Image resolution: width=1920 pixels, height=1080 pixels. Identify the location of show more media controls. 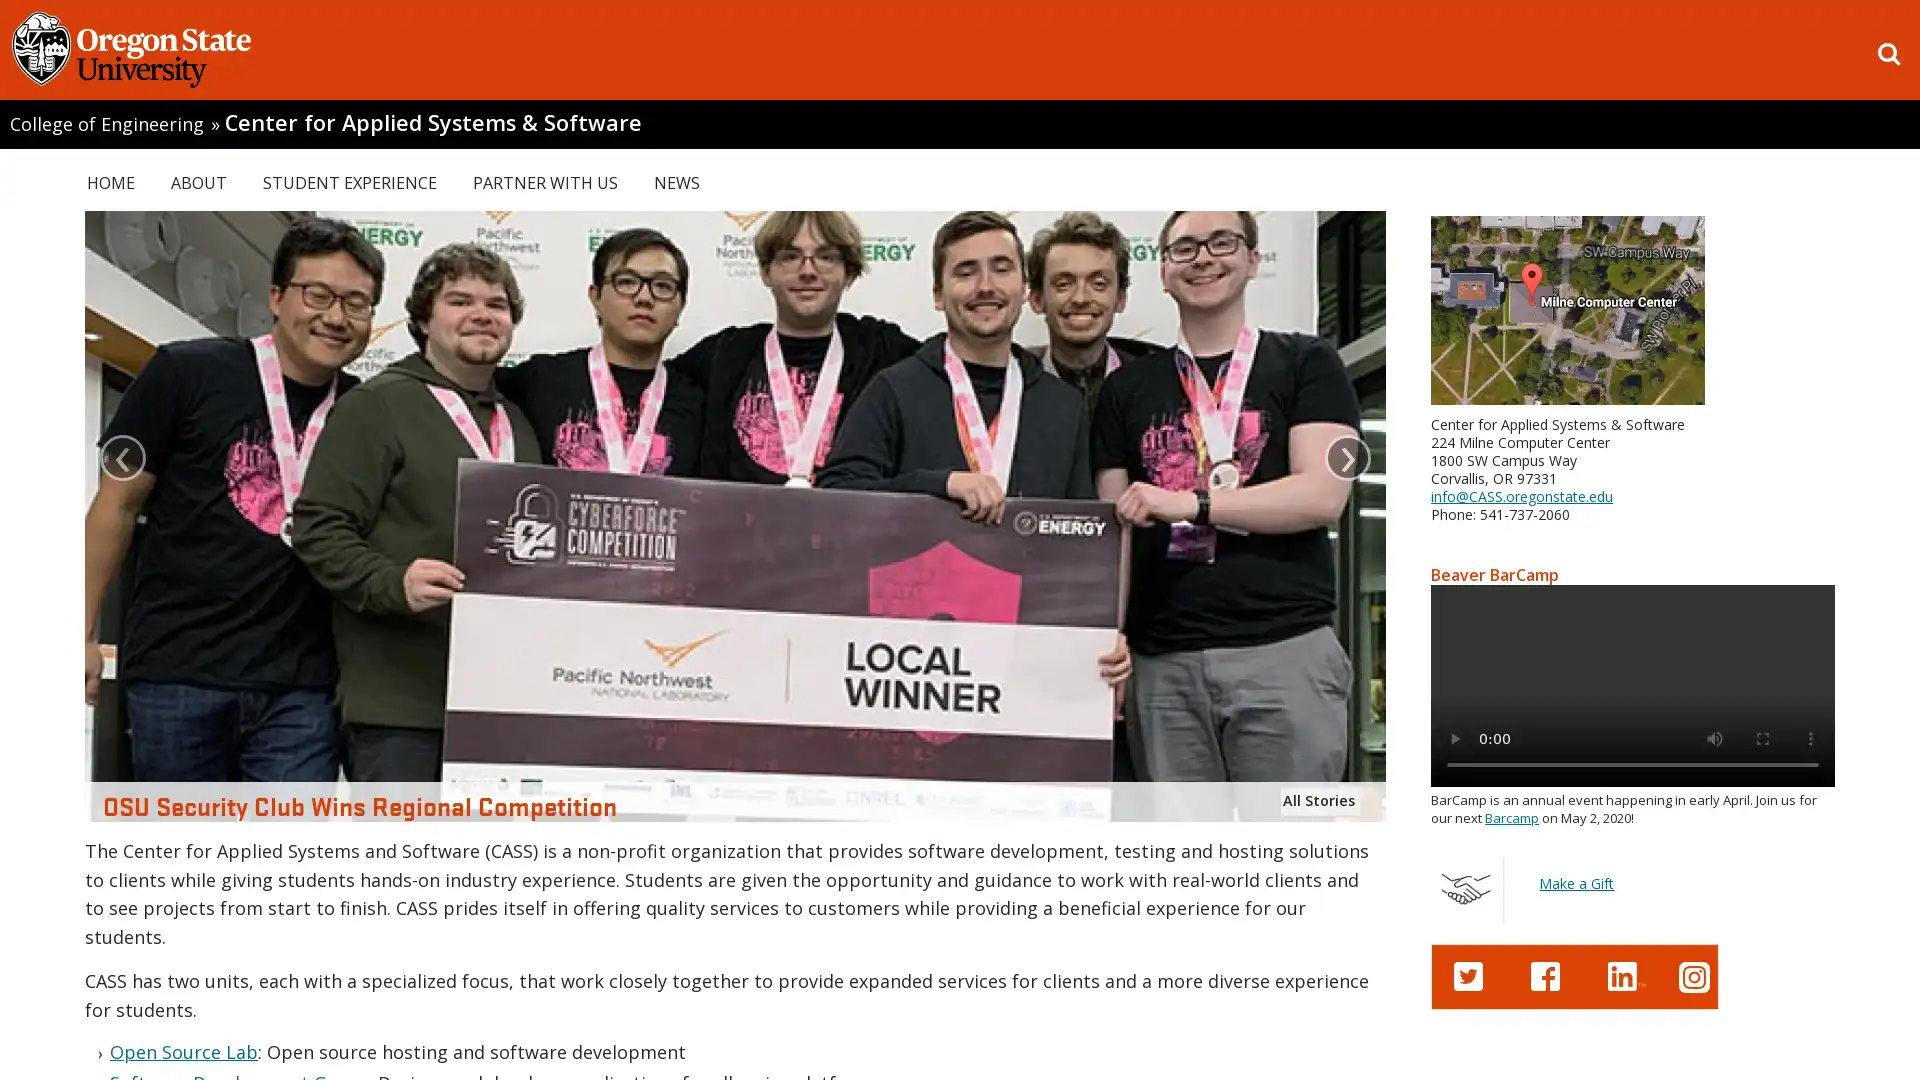
(1809, 737).